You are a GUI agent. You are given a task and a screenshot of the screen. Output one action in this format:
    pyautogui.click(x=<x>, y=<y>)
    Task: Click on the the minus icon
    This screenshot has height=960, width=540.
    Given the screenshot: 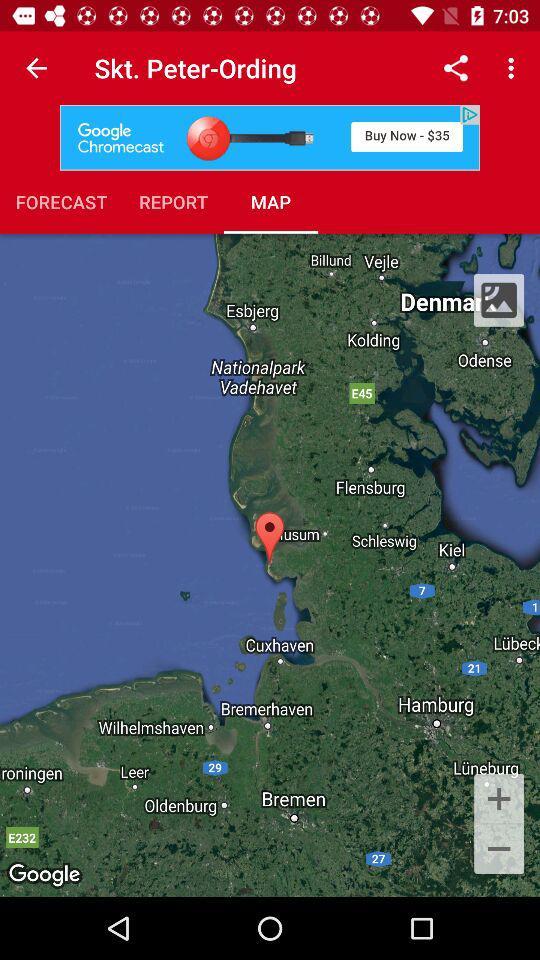 What is the action you would take?
    pyautogui.click(x=498, y=849)
    